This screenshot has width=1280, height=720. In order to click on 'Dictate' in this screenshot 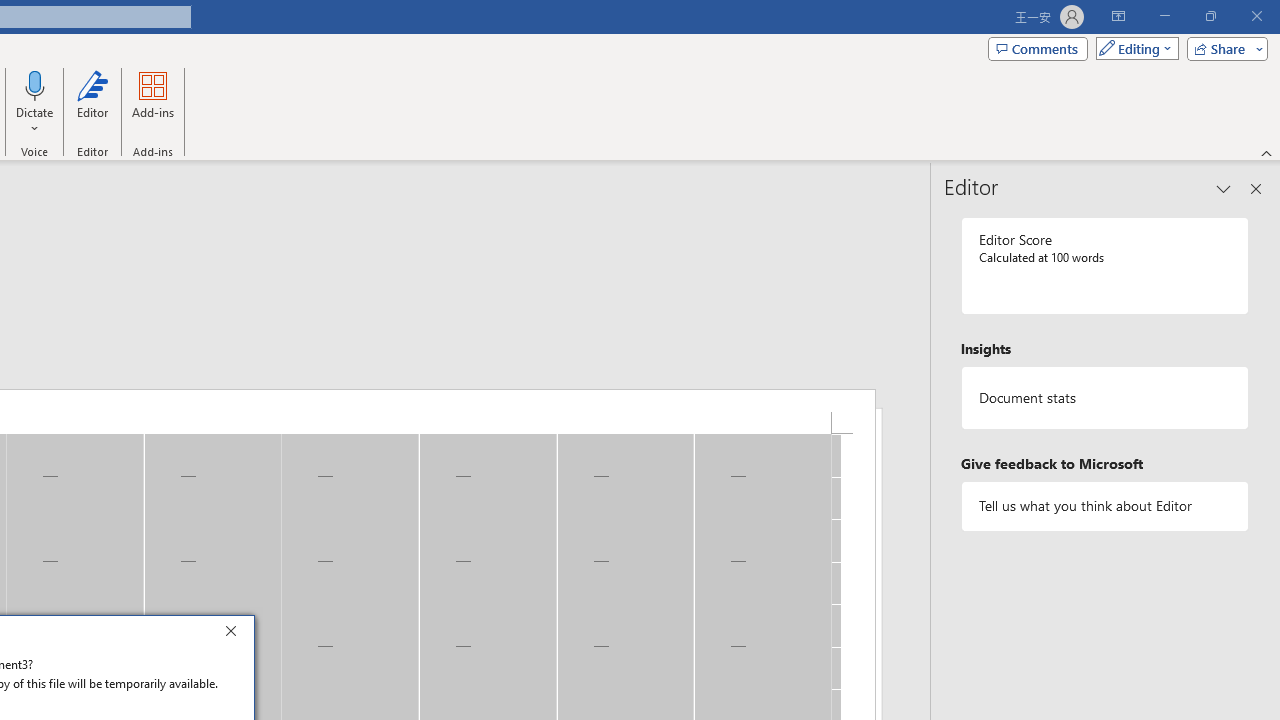, I will do `click(35, 84)`.